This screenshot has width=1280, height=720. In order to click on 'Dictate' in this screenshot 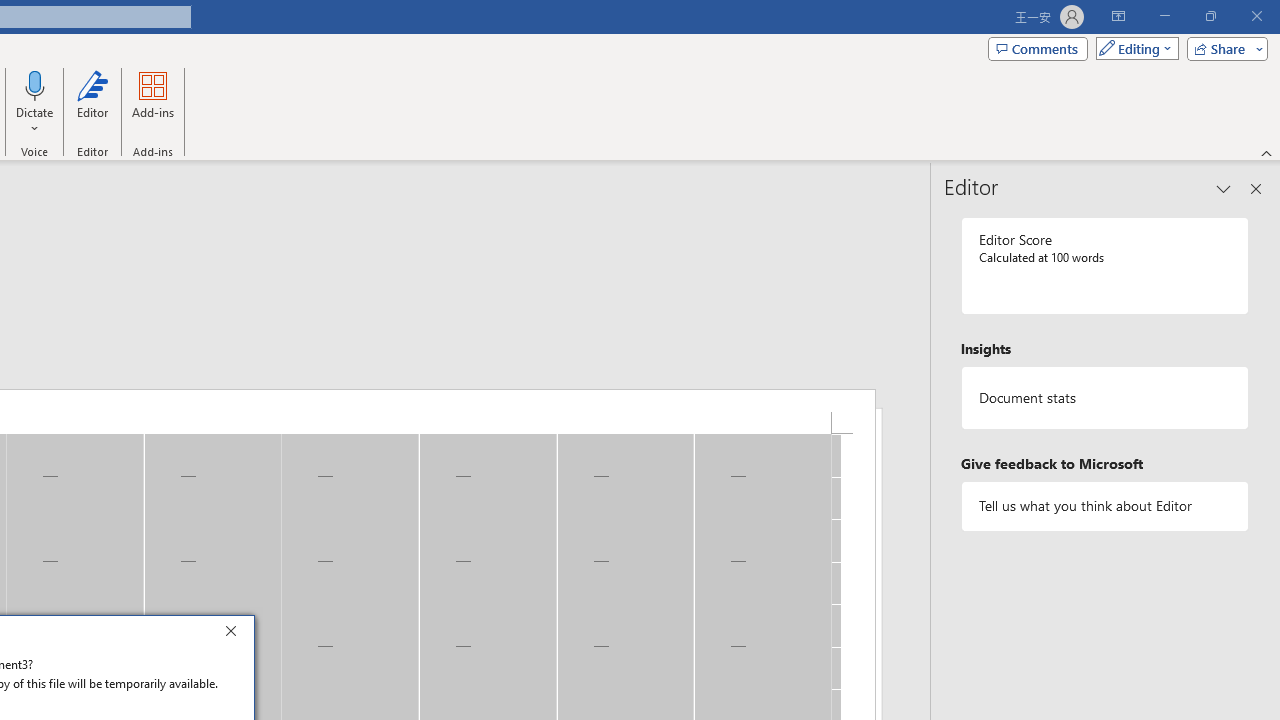, I will do `click(35, 84)`.